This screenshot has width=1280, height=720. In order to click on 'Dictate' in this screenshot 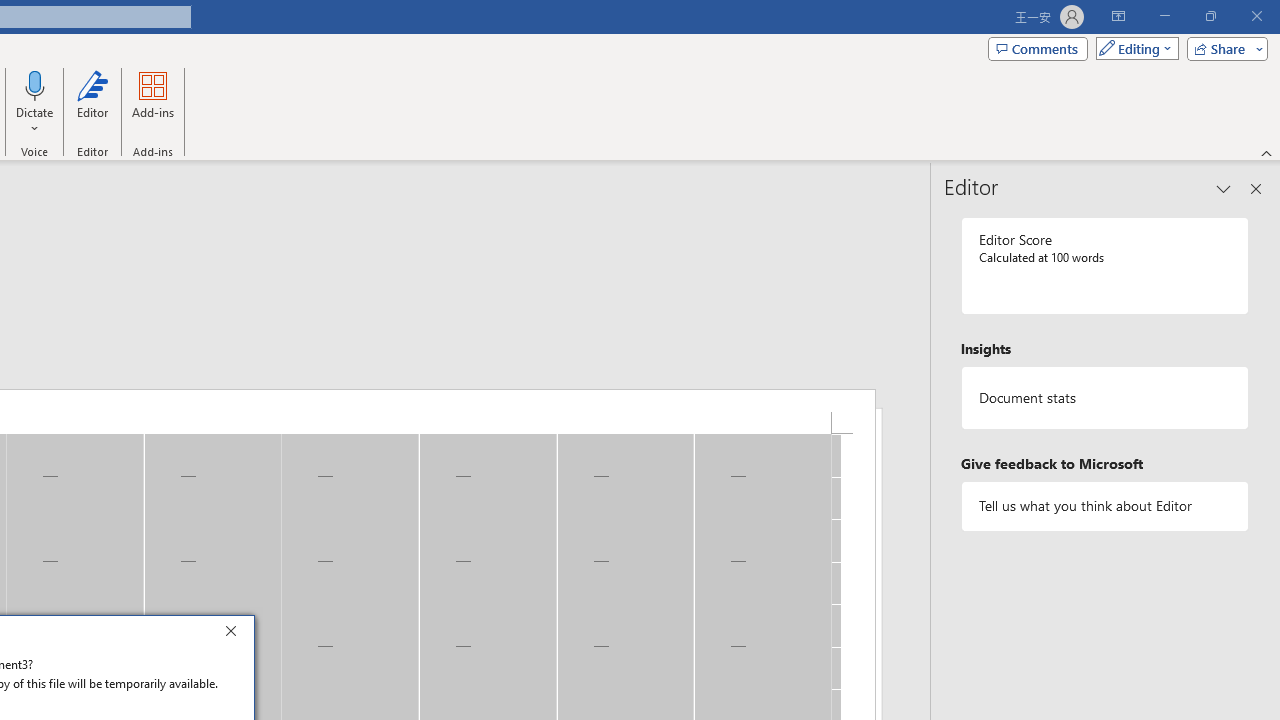, I will do `click(35, 84)`.